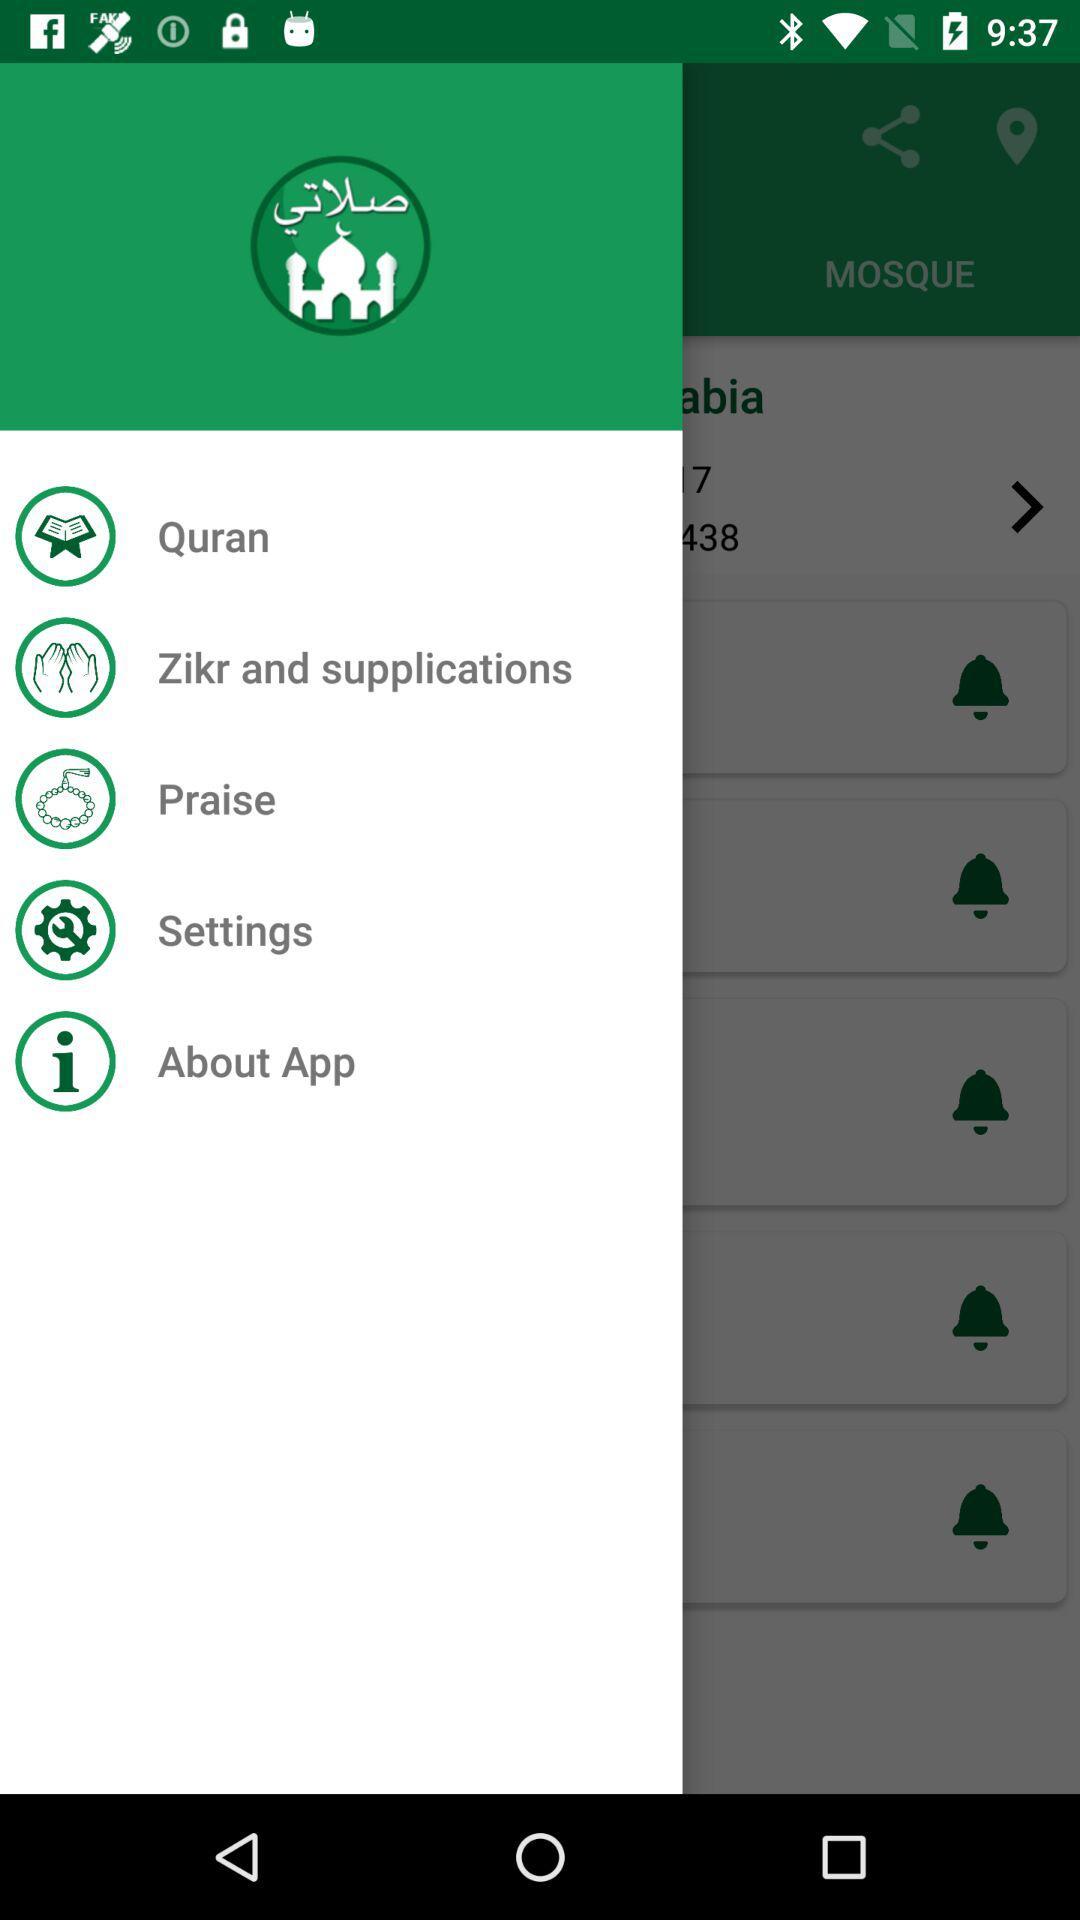  I want to click on the third notification icon, so click(979, 1101).